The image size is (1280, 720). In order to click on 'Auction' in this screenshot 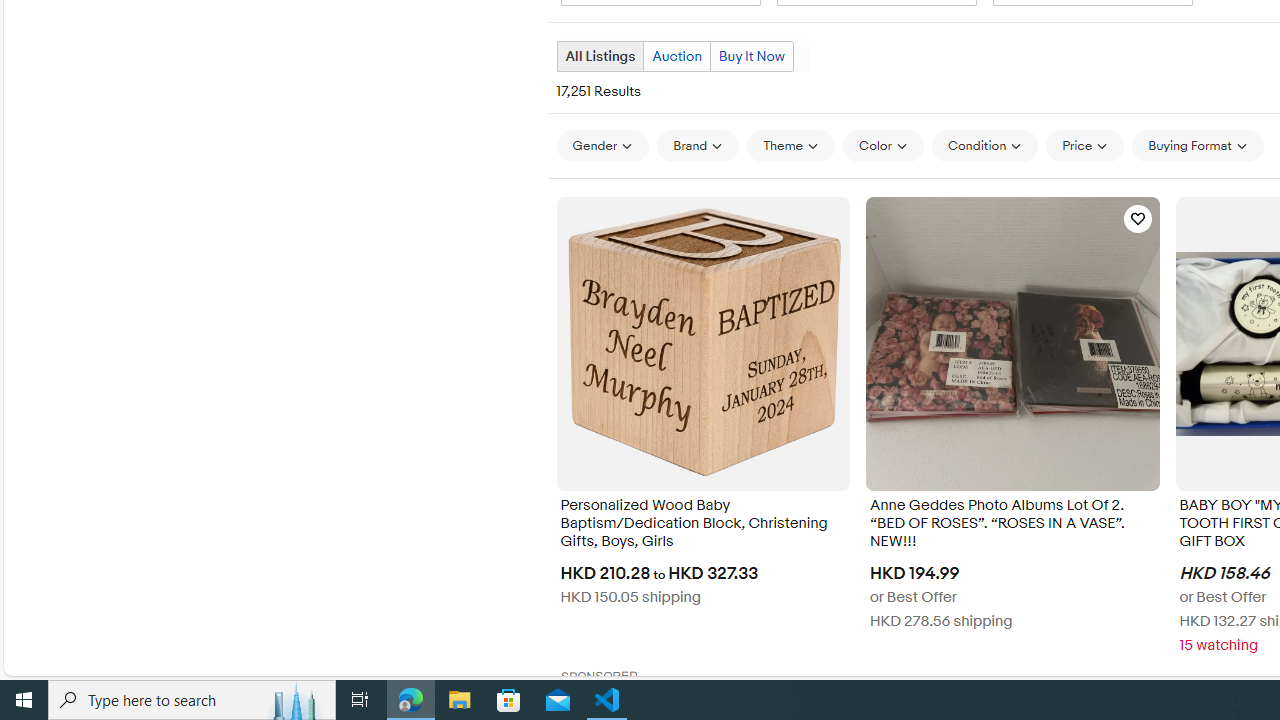, I will do `click(676, 55)`.